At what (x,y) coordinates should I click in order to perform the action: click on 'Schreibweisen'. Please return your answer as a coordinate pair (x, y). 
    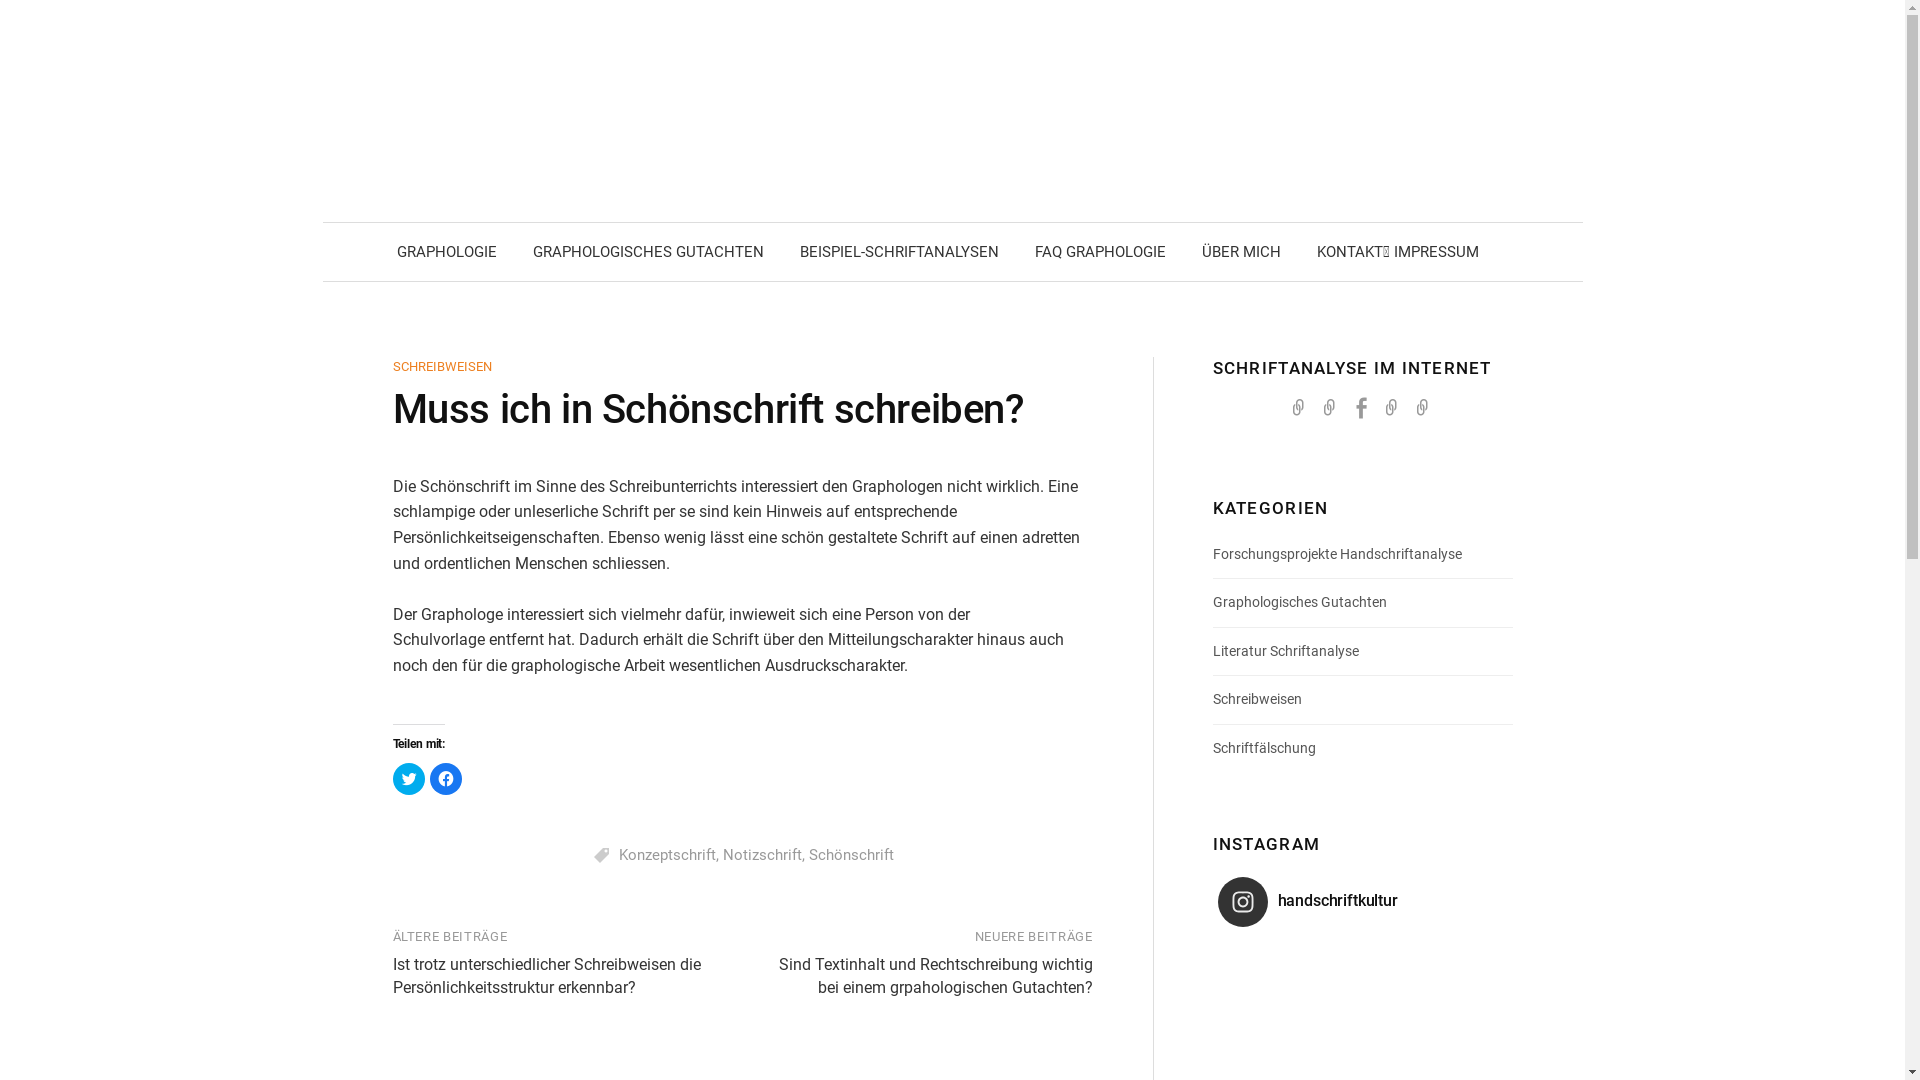
    Looking at the image, I should click on (1256, 697).